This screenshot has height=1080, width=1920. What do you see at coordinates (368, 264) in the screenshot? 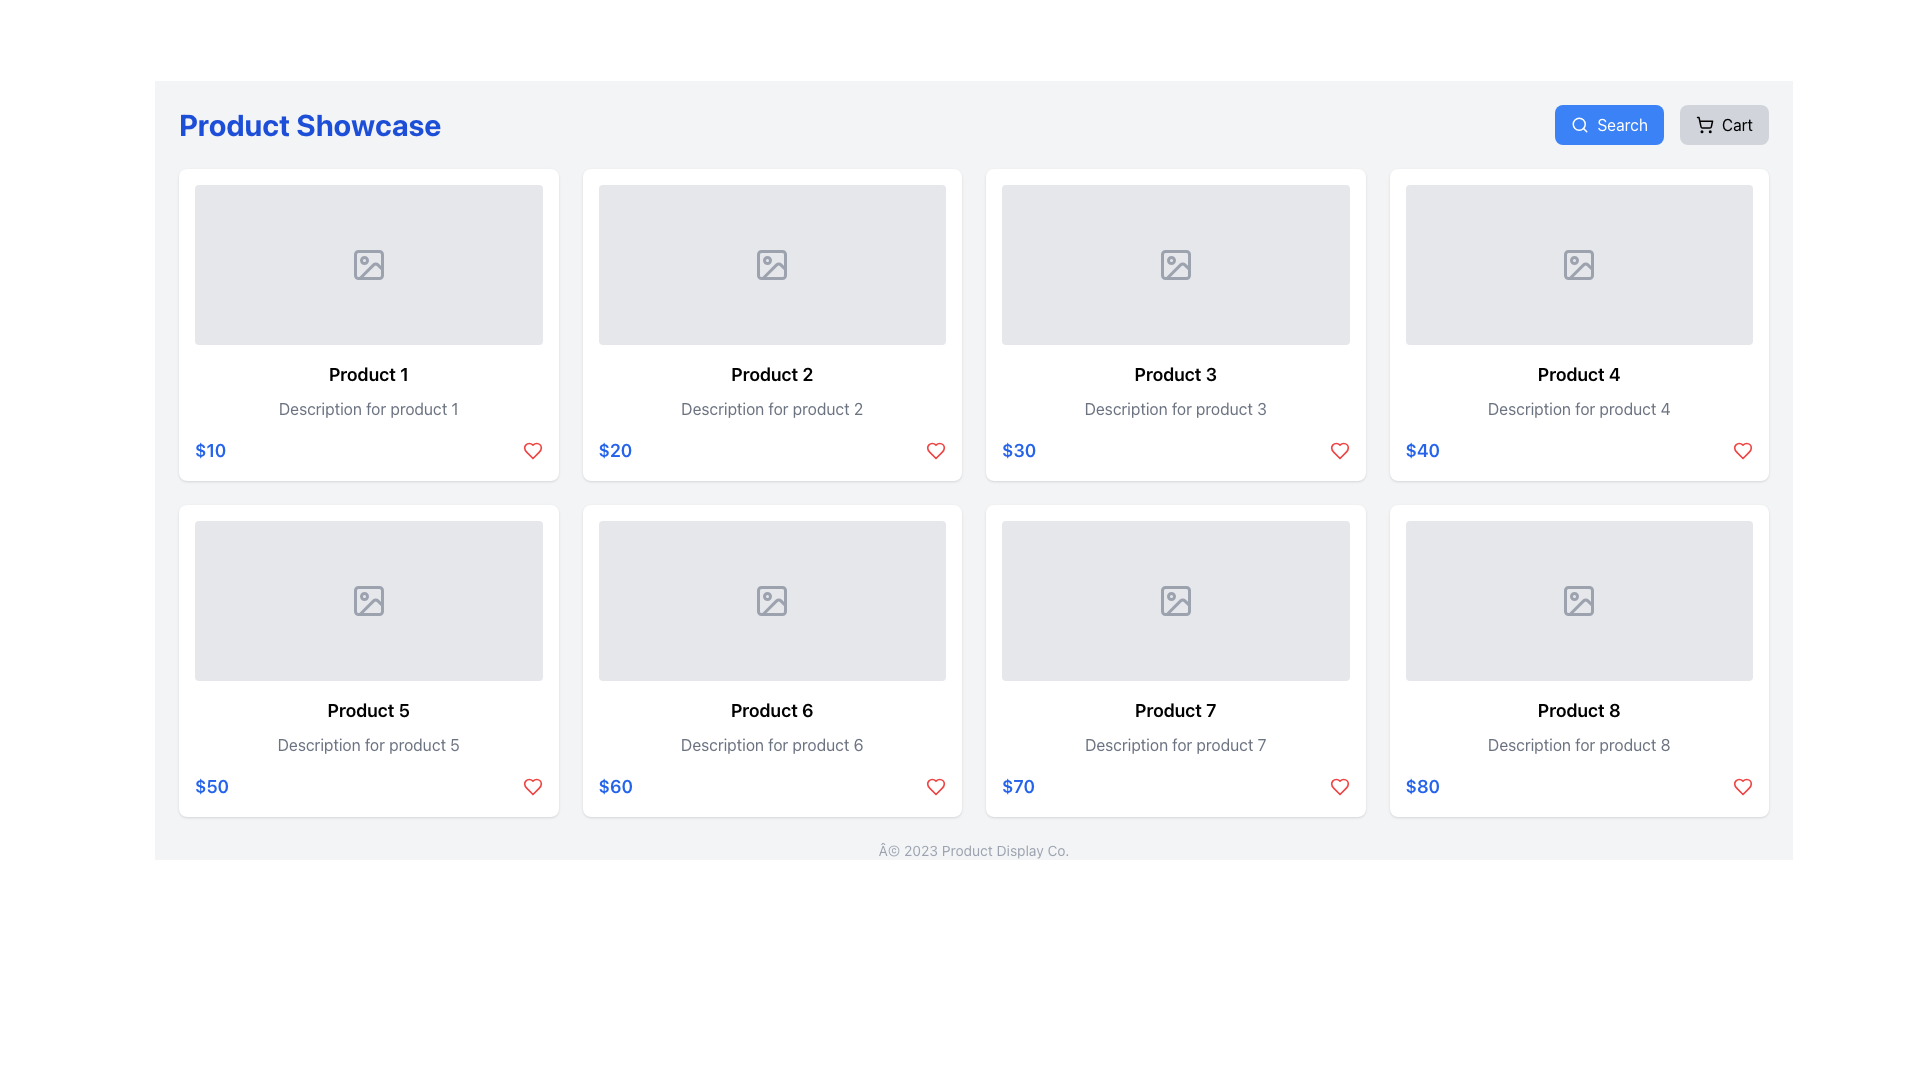
I see `the image placeholder with a light gray background and a photo frame icon, located in the upper section of the 'Product 1' card` at bounding box center [368, 264].